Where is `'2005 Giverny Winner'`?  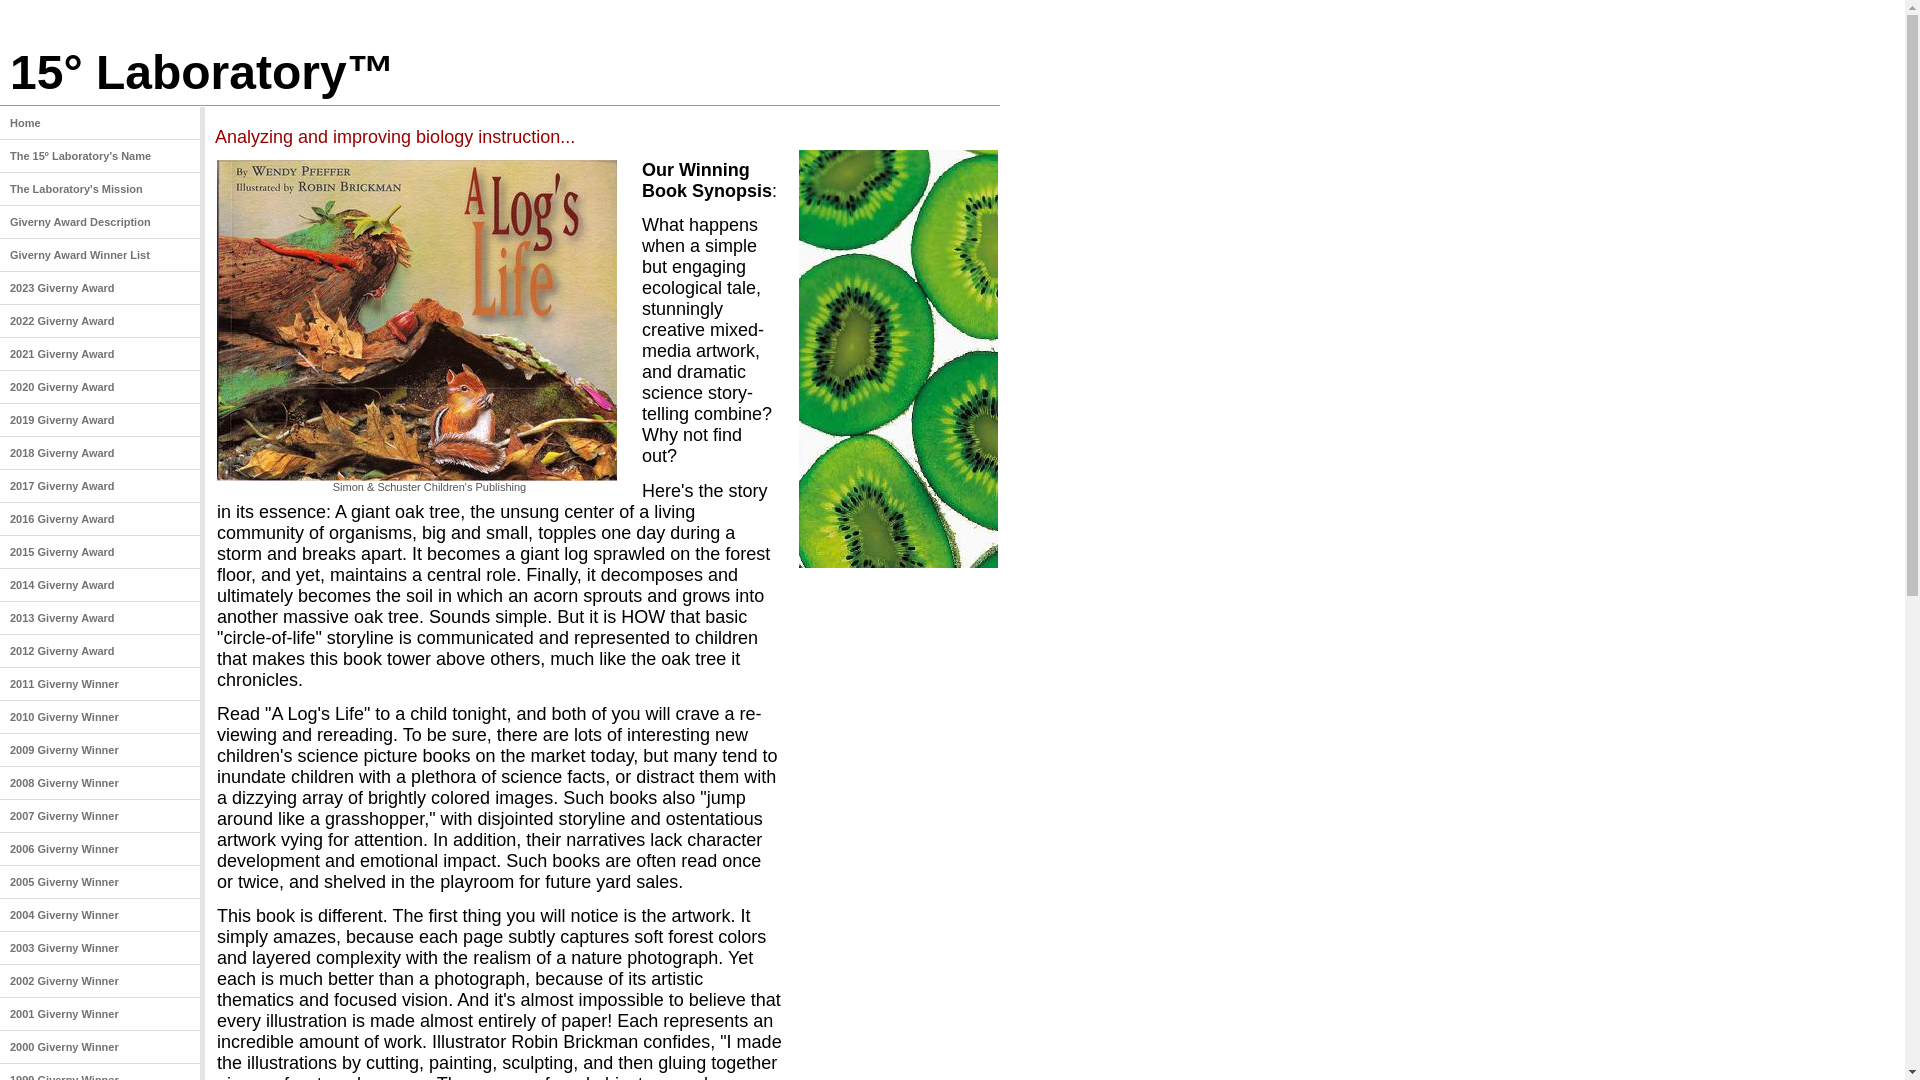
'2005 Giverny Winner' is located at coordinates (99, 881).